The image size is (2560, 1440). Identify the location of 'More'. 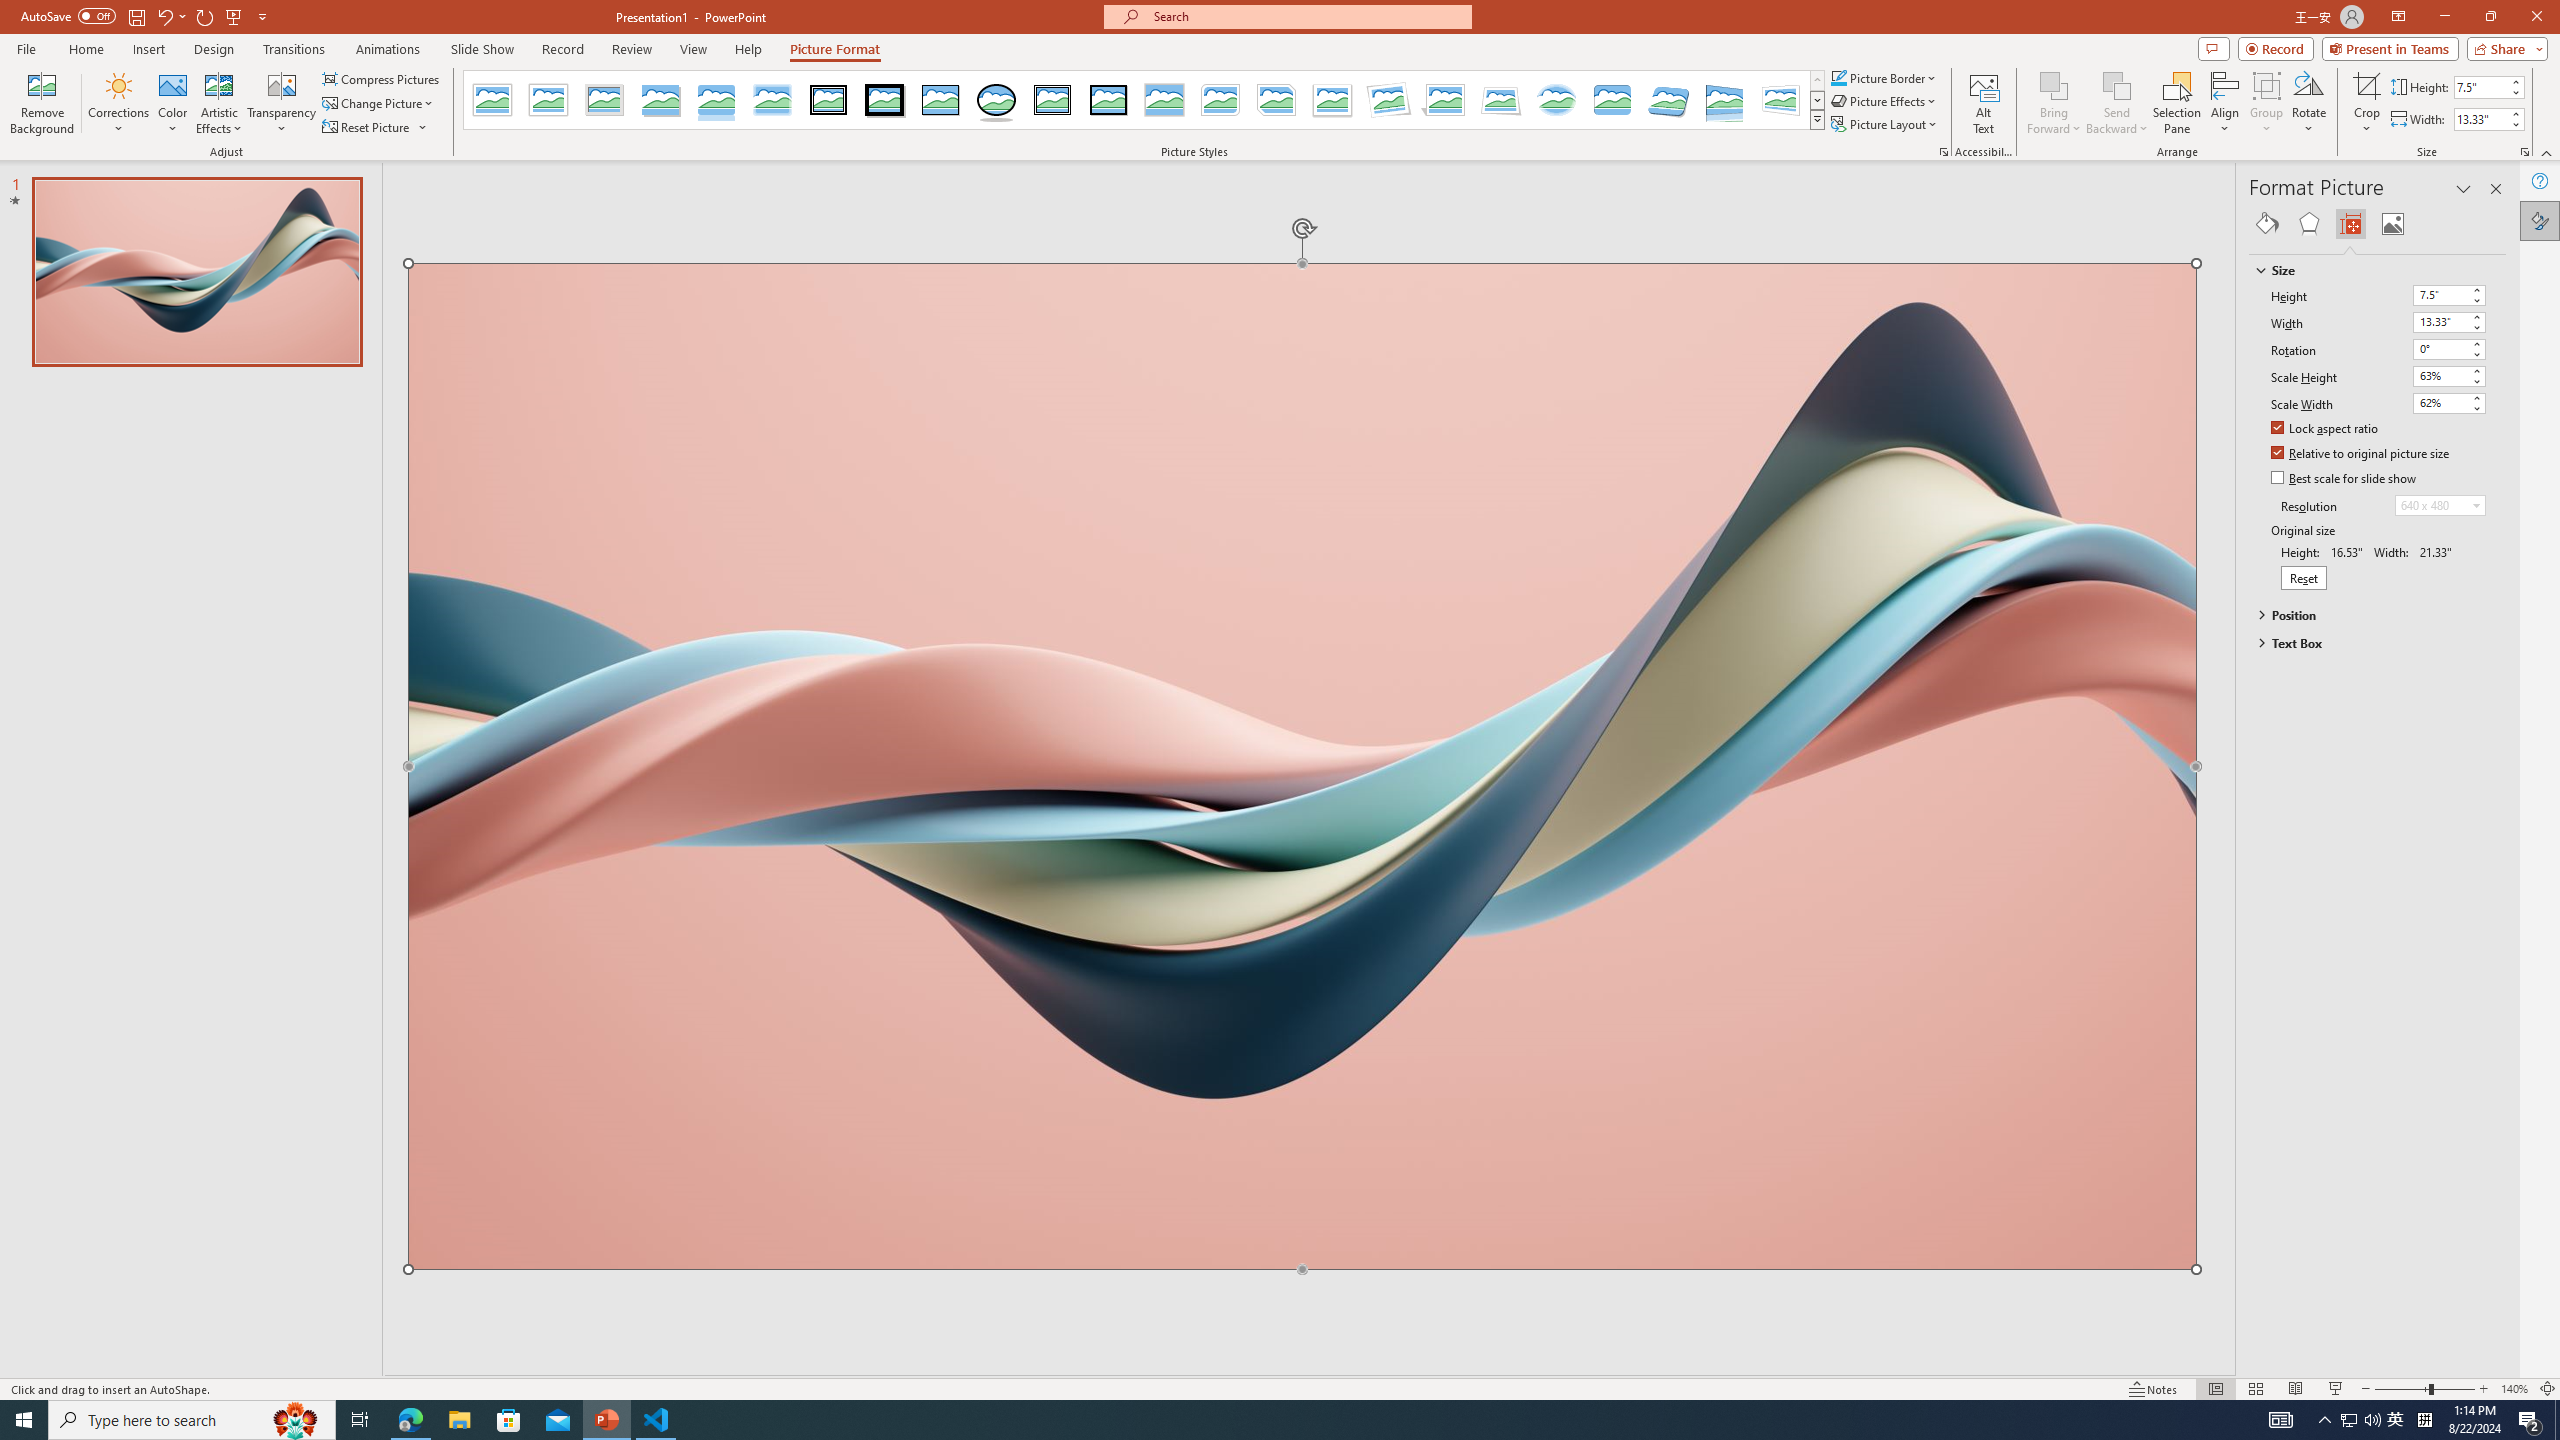
(2515, 114).